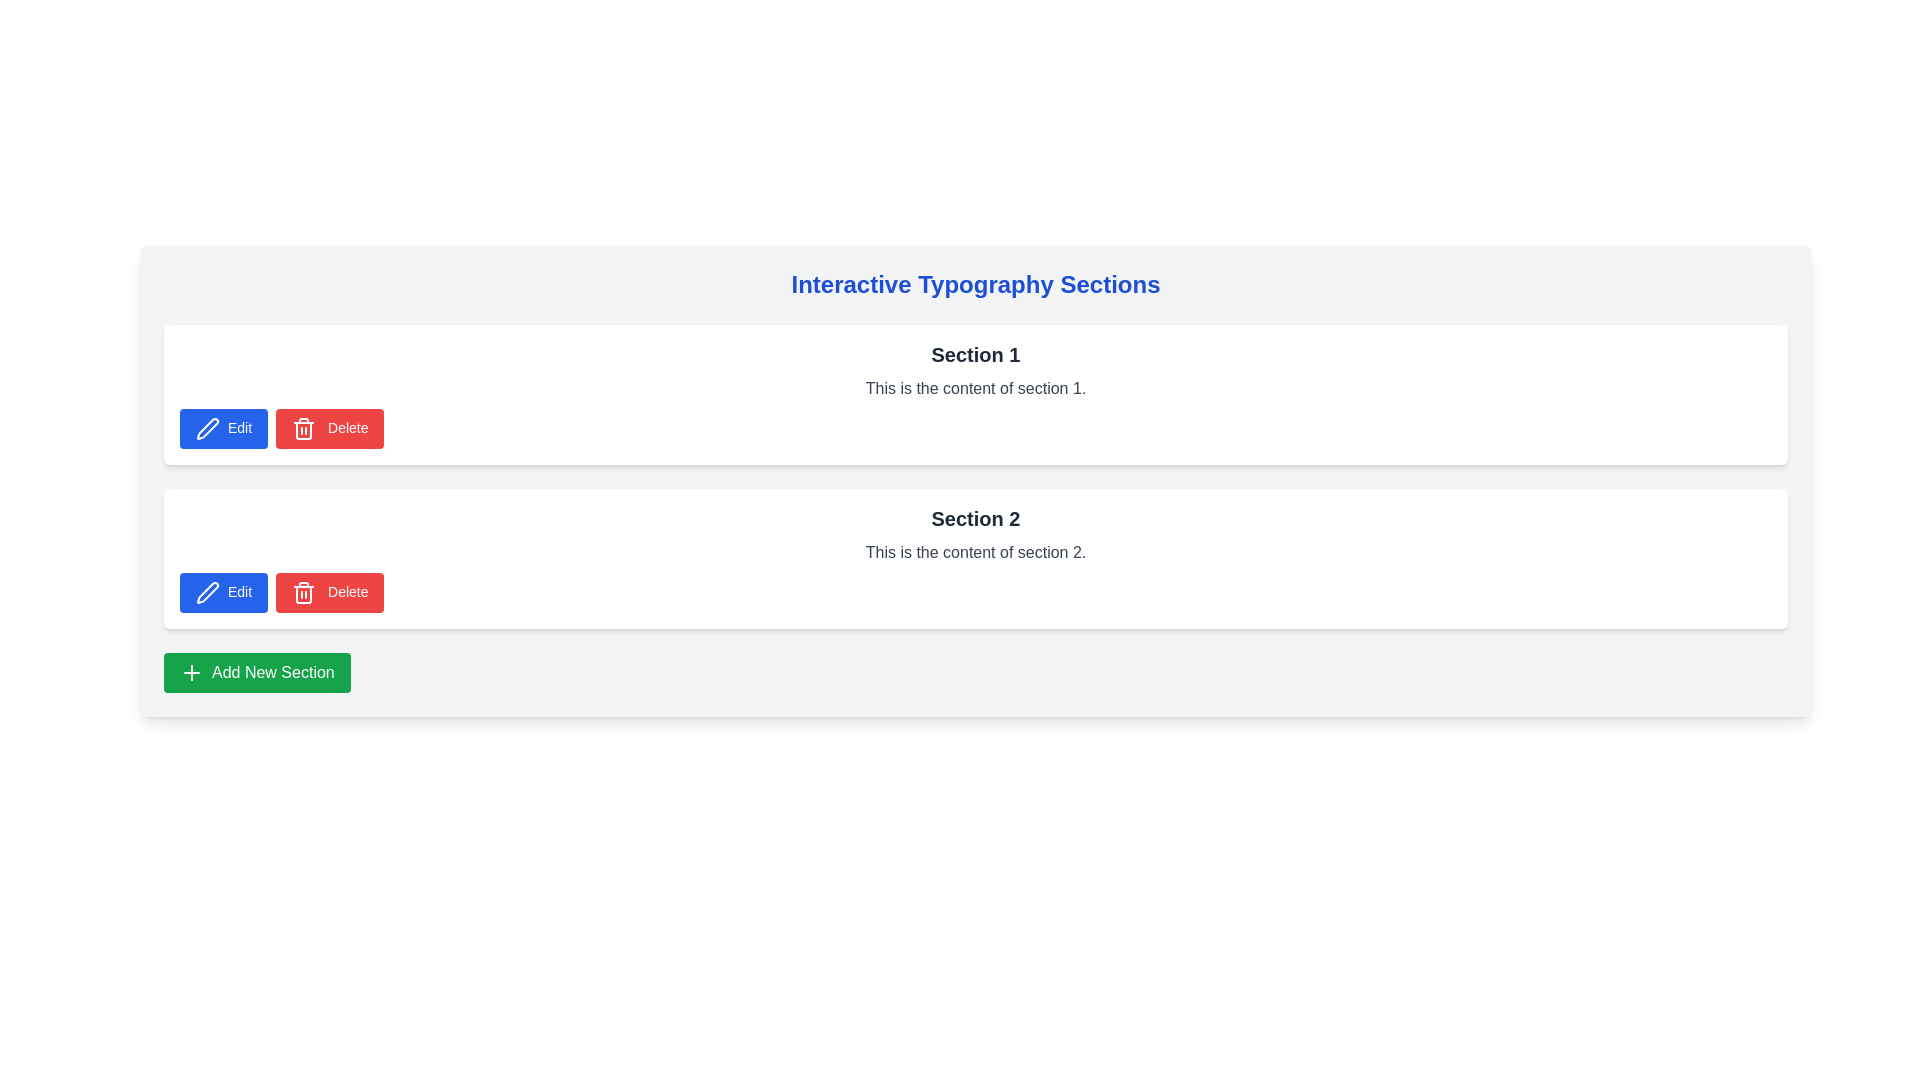  Describe the element at coordinates (330, 427) in the screenshot. I see `the delete button located to the right of the blue 'Edit' button in the white box to observe any visual changes like color shift` at that location.